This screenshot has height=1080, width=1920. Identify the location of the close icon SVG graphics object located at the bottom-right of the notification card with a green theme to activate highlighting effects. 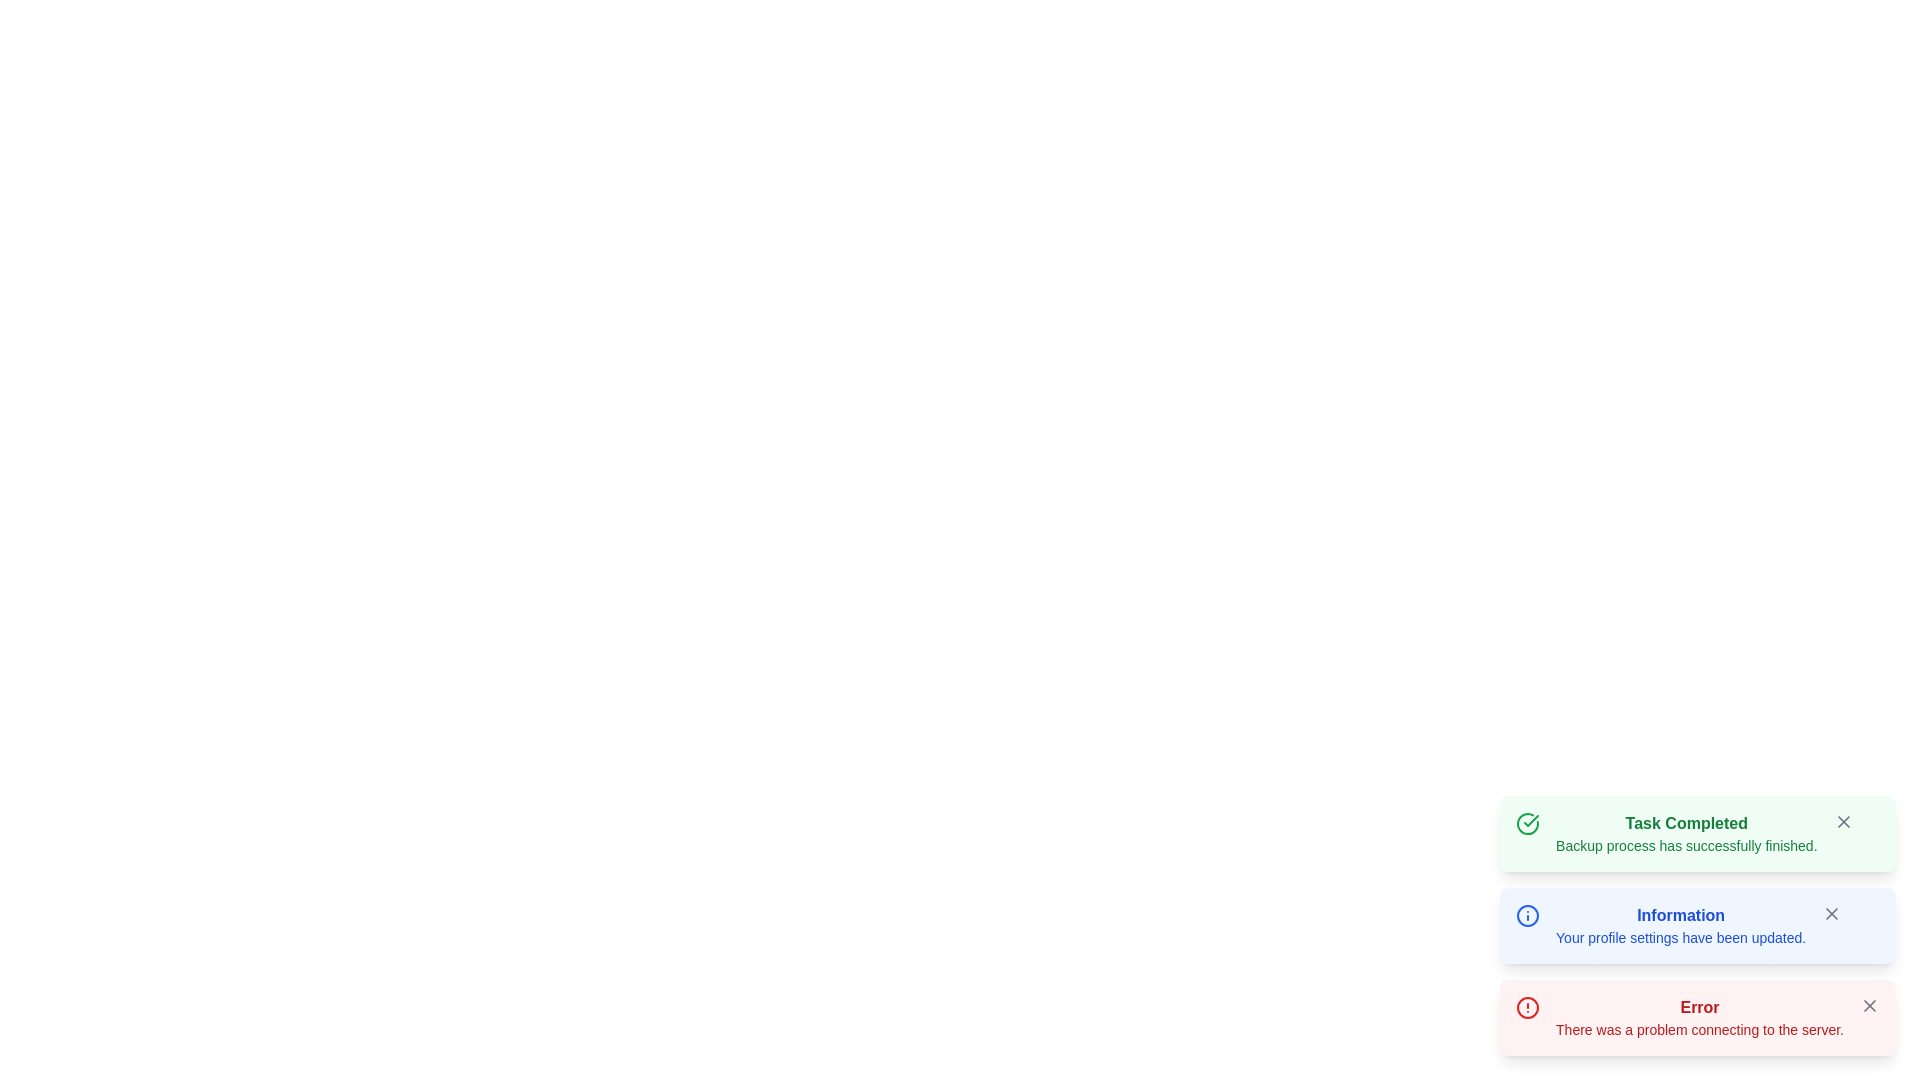
(1842, 821).